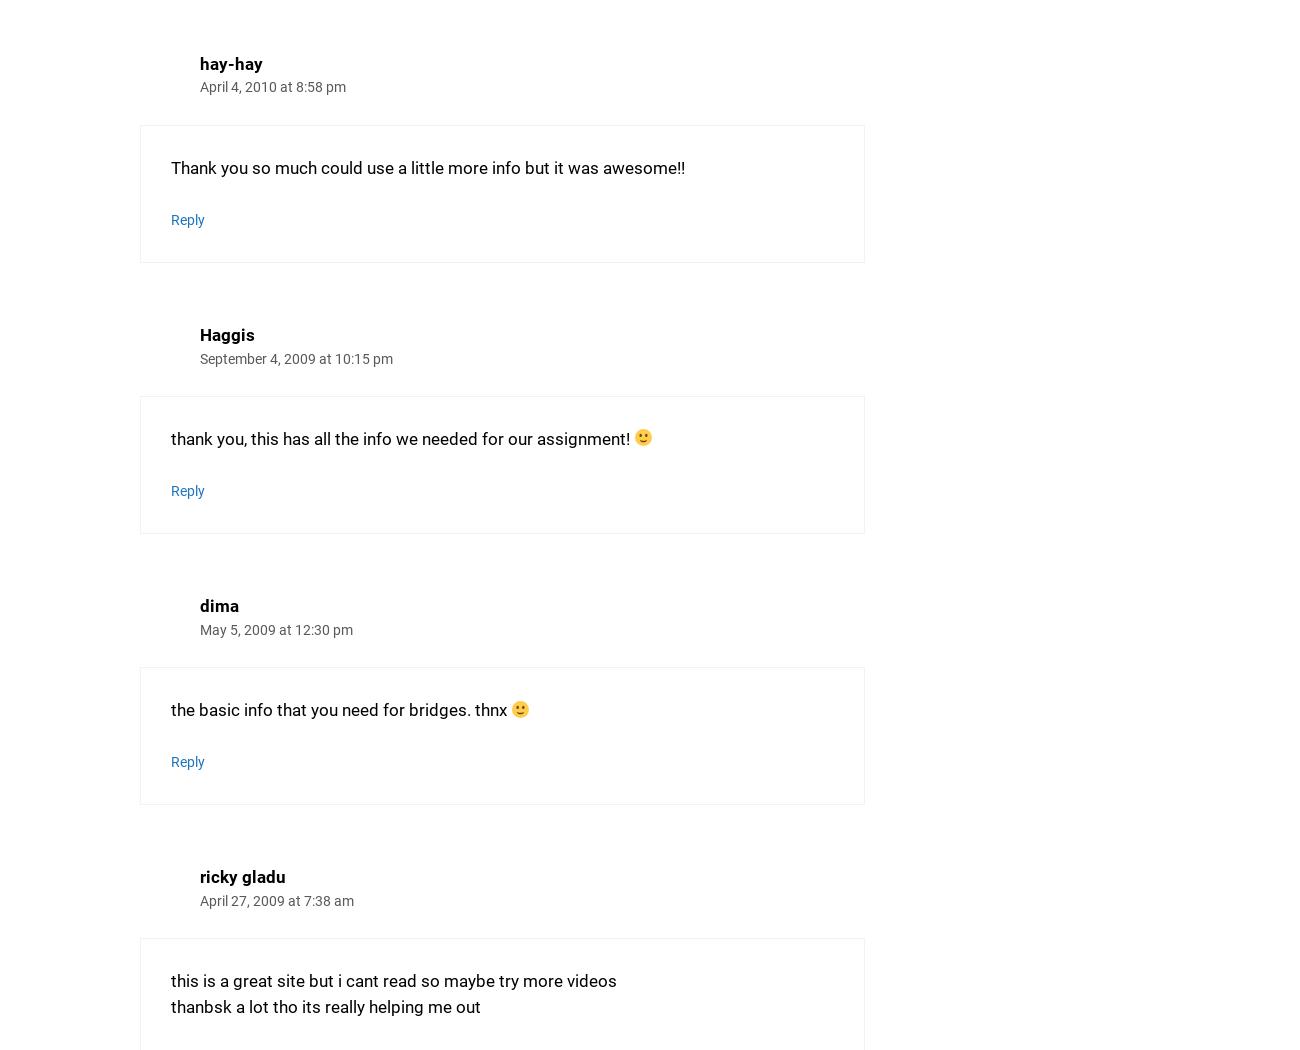 The height and width of the screenshot is (1050, 1300). I want to click on 'thank you, this has all the info we needed for our assignment!', so click(170, 436).